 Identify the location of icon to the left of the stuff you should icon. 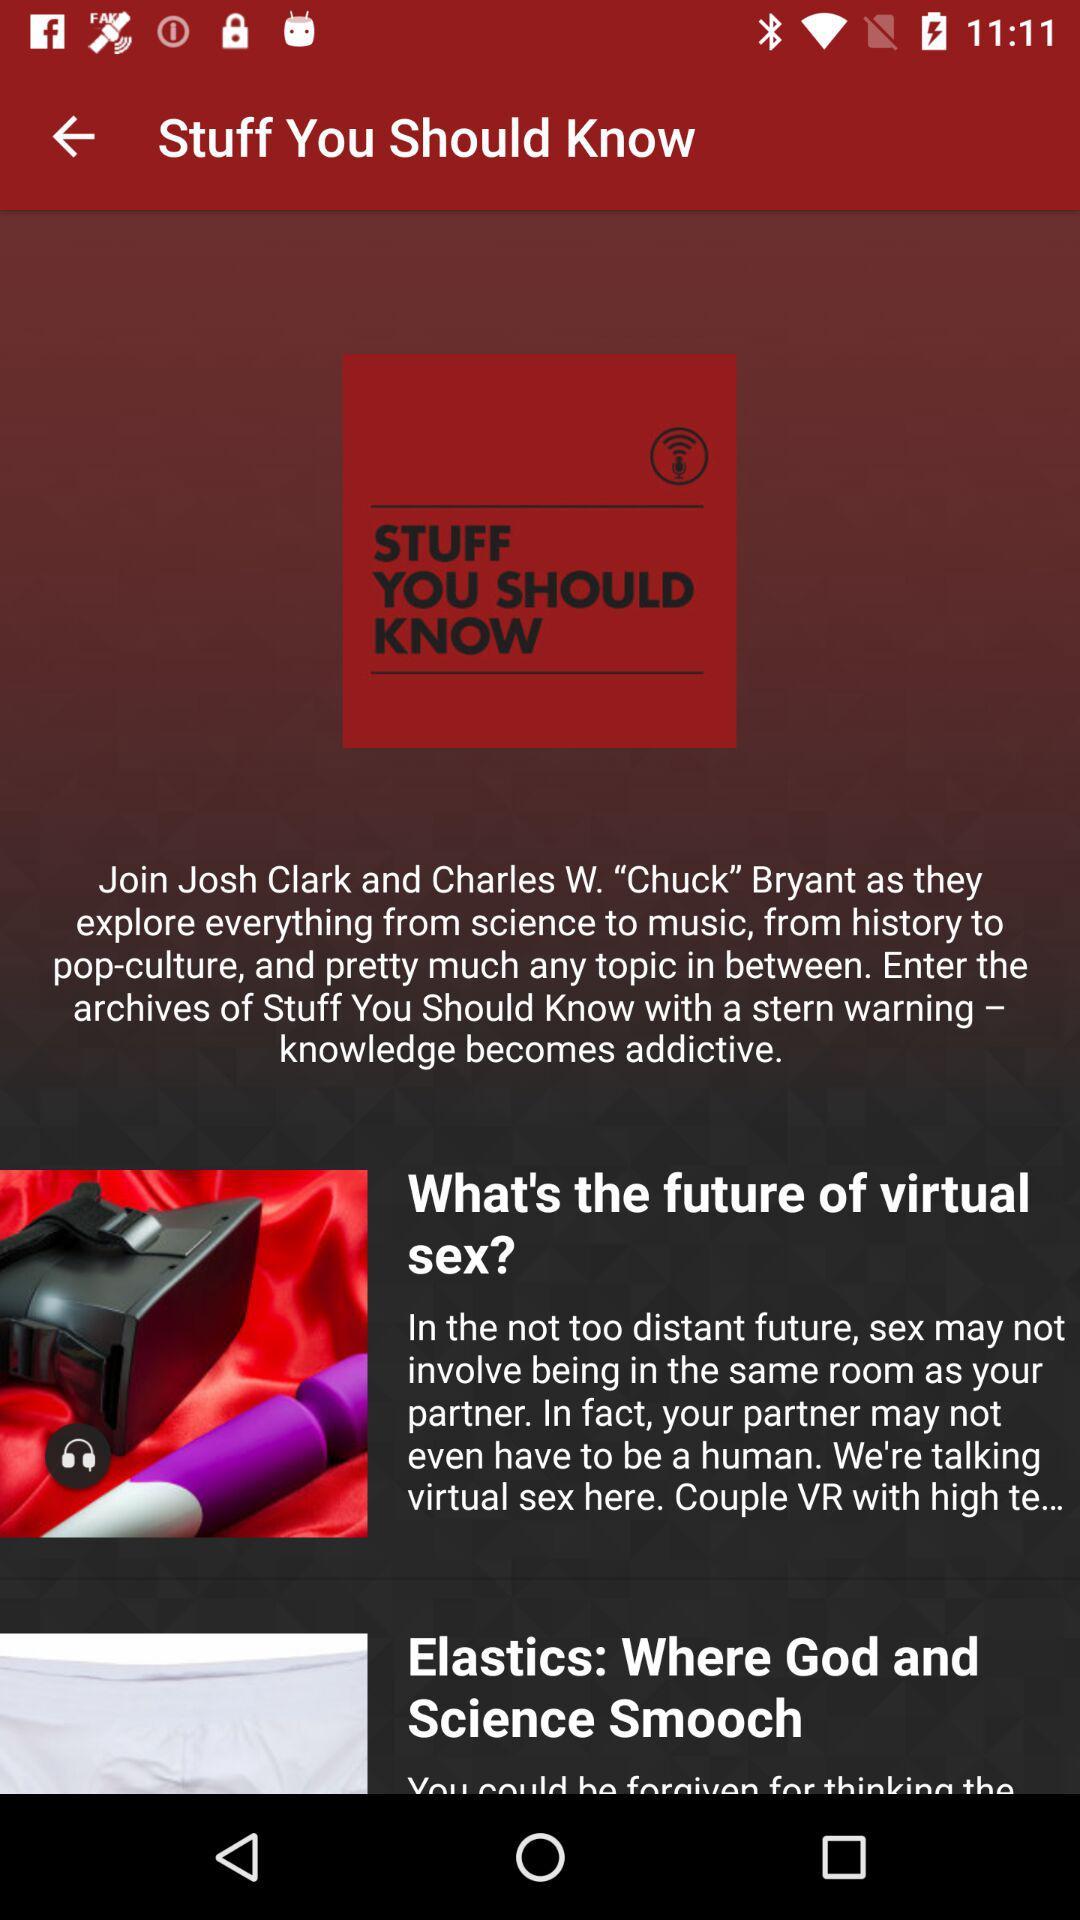
(72, 135).